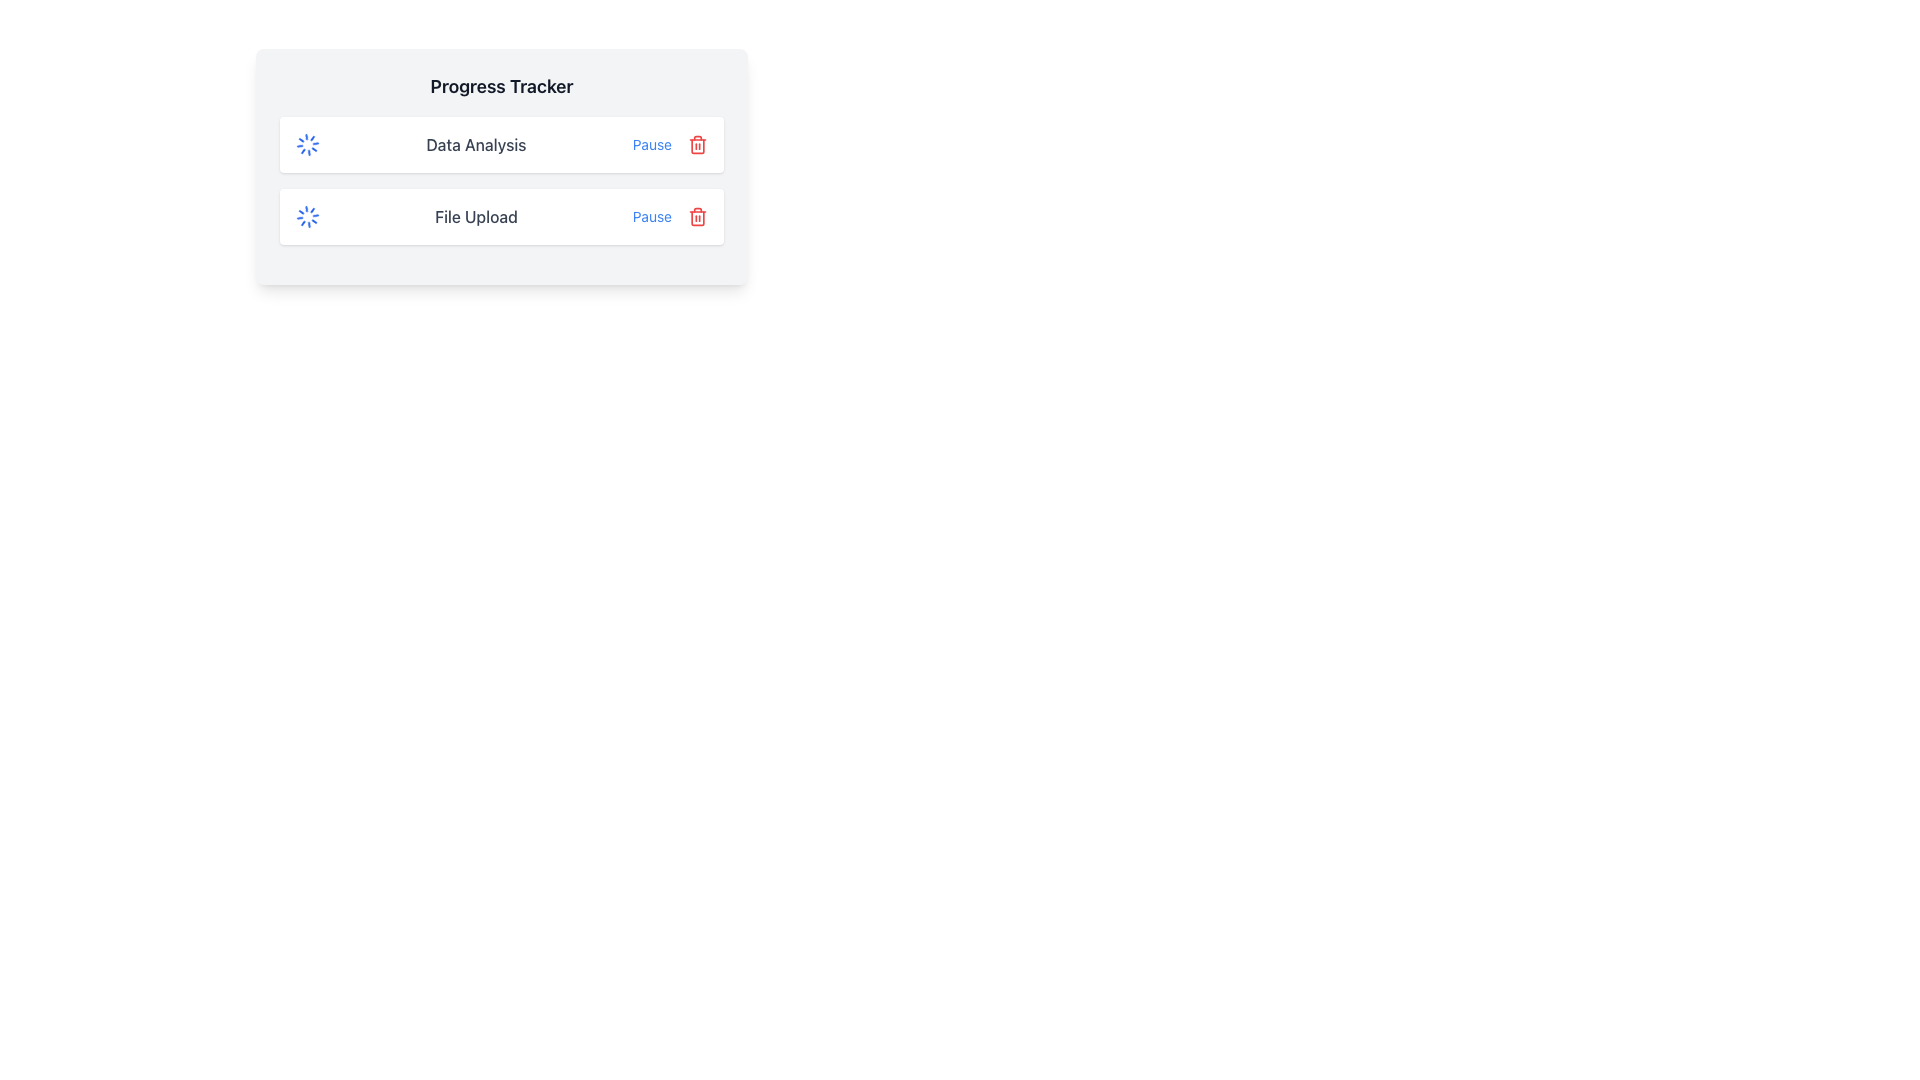 This screenshot has height=1080, width=1920. Describe the element at coordinates (475, 144) in the screenshot. I see `the text label that describes the current status in the tracker interface, positioned between the spinning blue icon and the 'Pause' button` at that location.